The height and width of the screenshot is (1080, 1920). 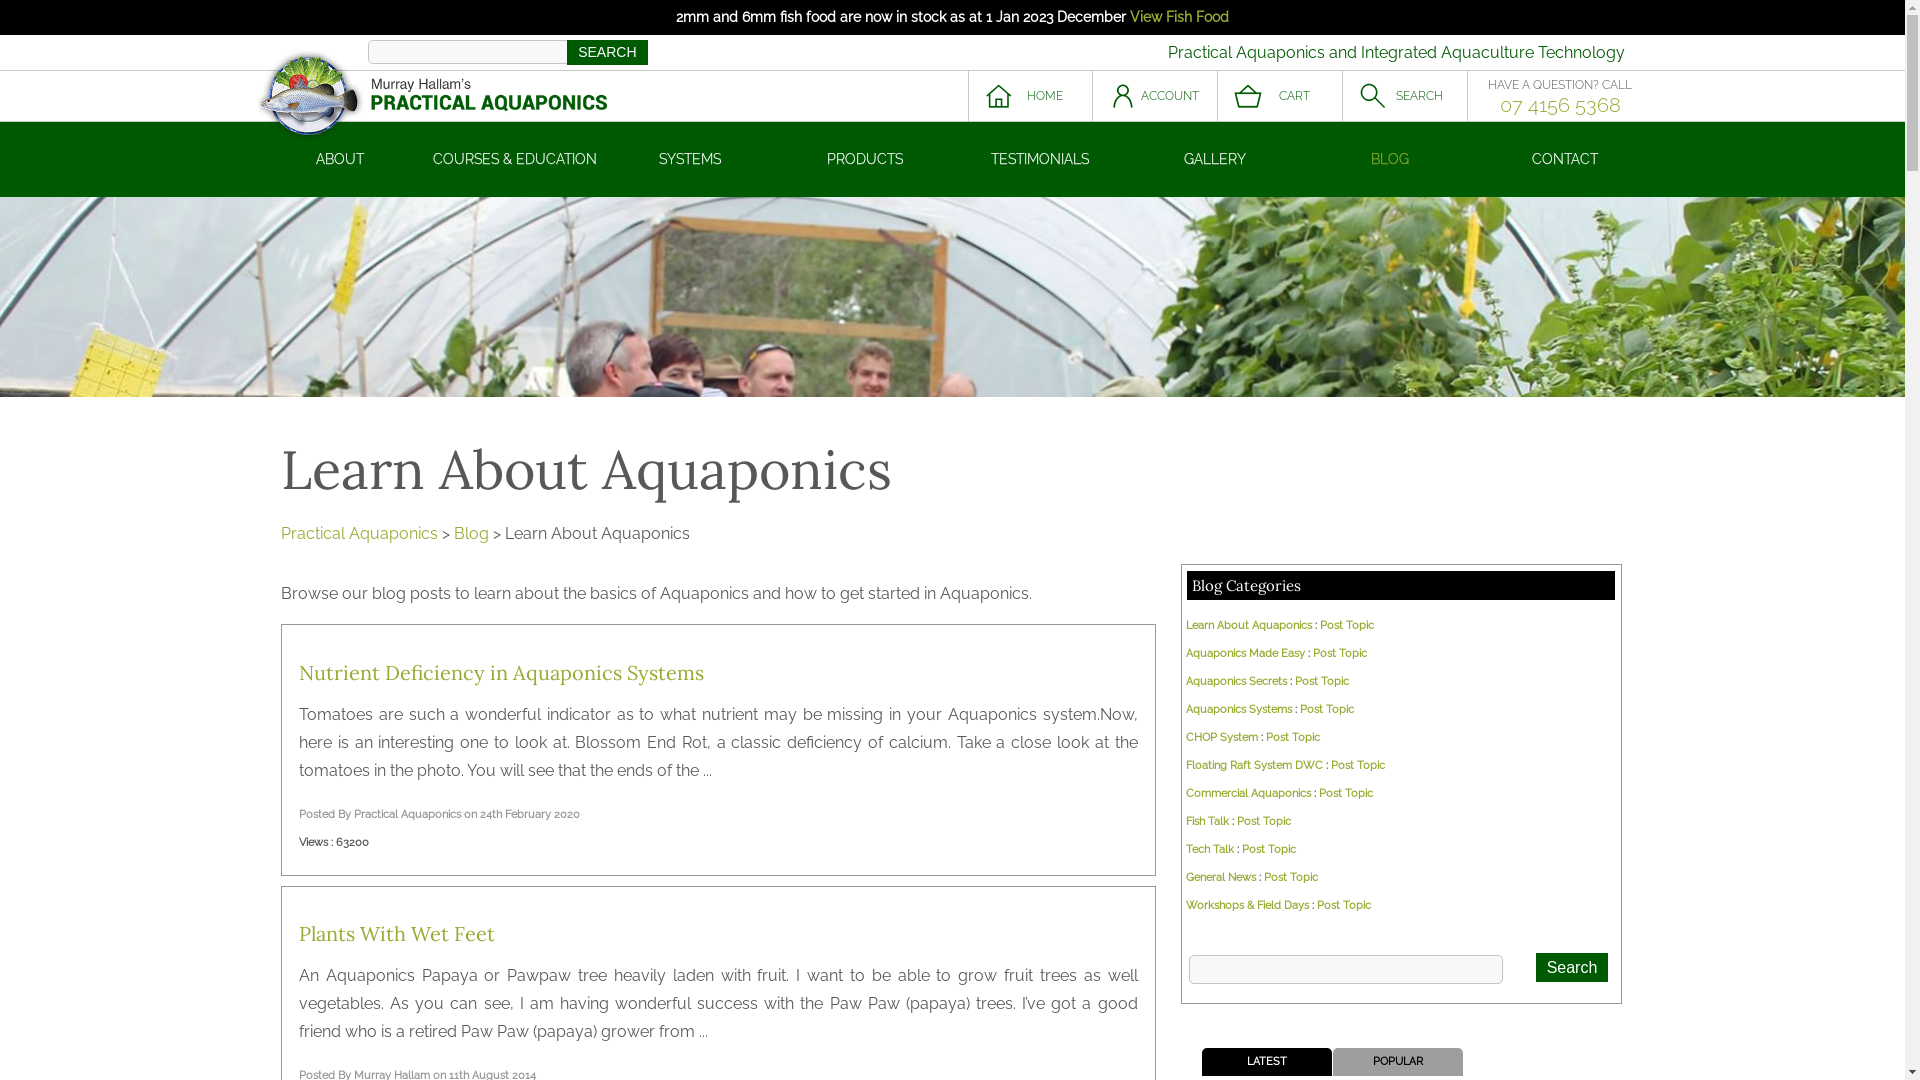 What do you see at coordinates (1179, 16) in the screenshot?
I see `'View Fish Food'` at bounding box center [1179, 16].